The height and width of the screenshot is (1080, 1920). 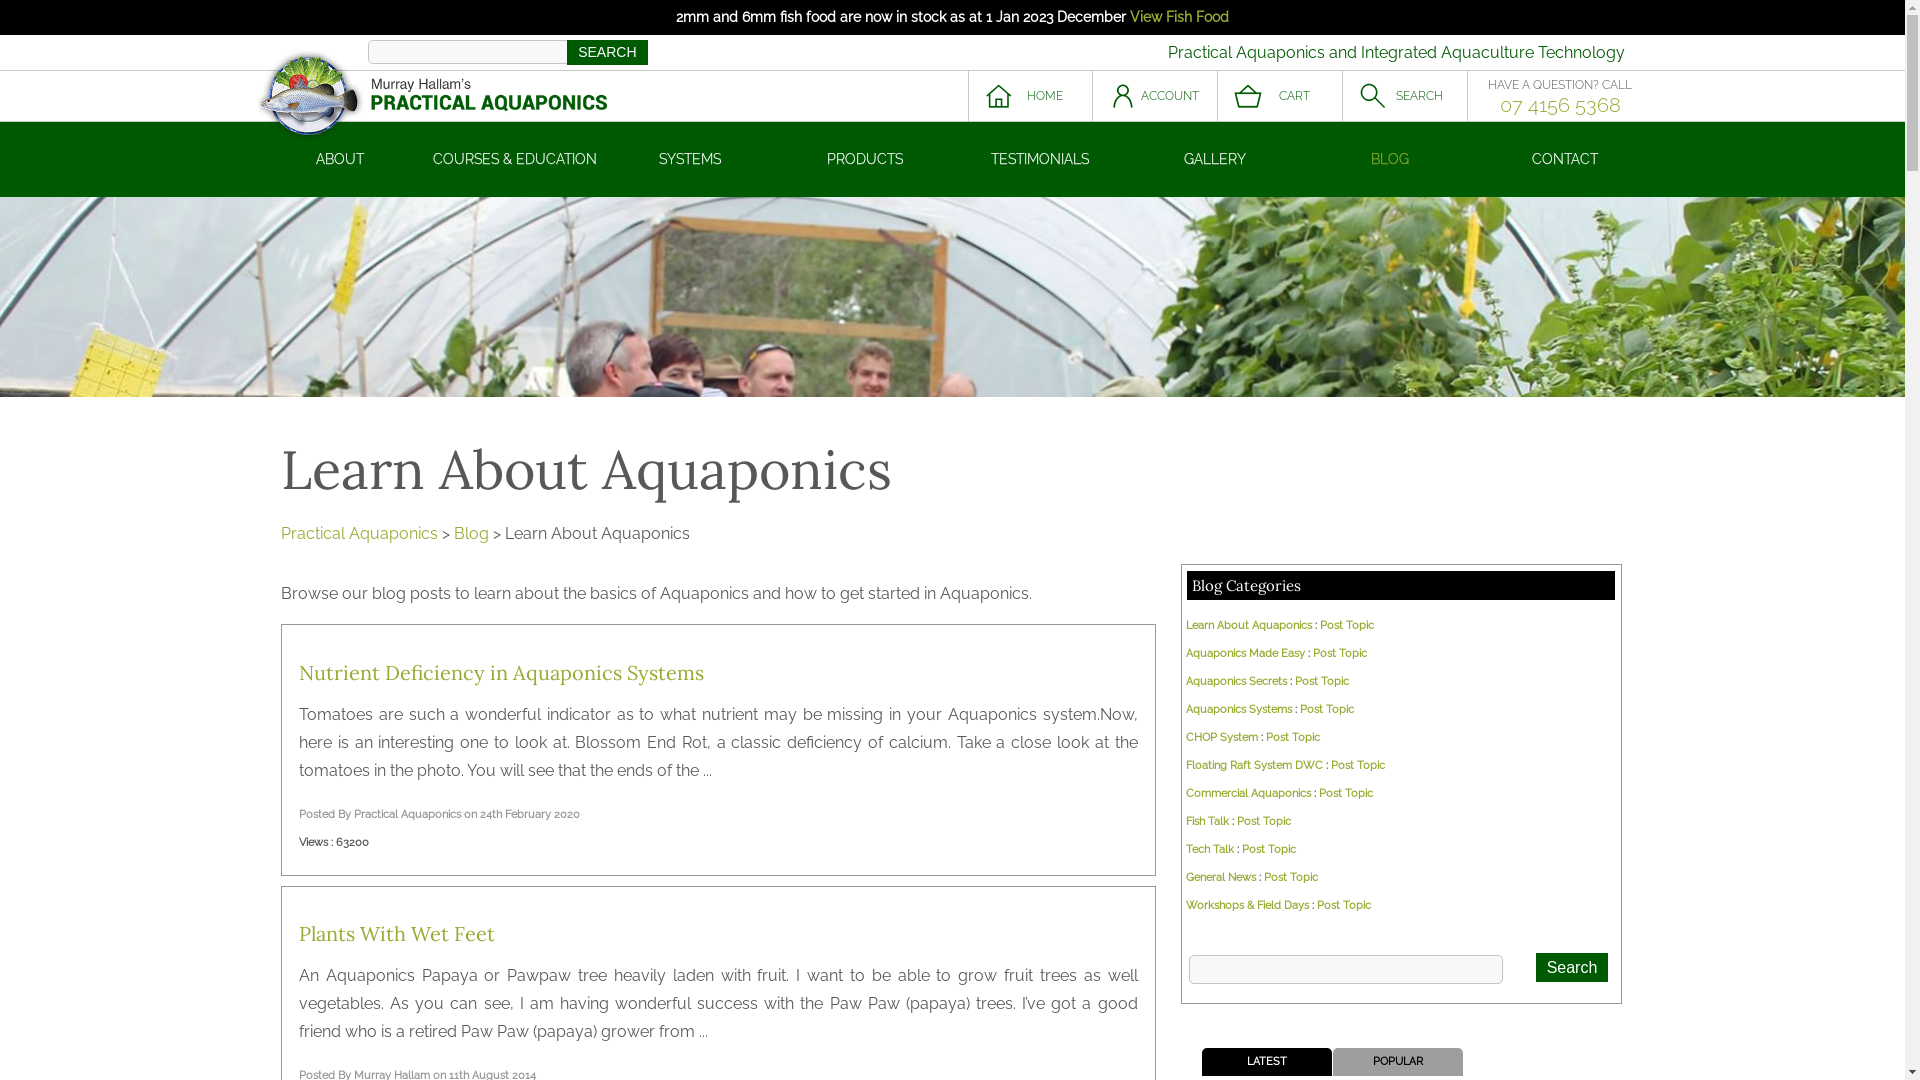 What do you see at coordinates (1179, 16) in the screenshot?
I see `'View Fish Food'` at bounding box center [1179, 16].